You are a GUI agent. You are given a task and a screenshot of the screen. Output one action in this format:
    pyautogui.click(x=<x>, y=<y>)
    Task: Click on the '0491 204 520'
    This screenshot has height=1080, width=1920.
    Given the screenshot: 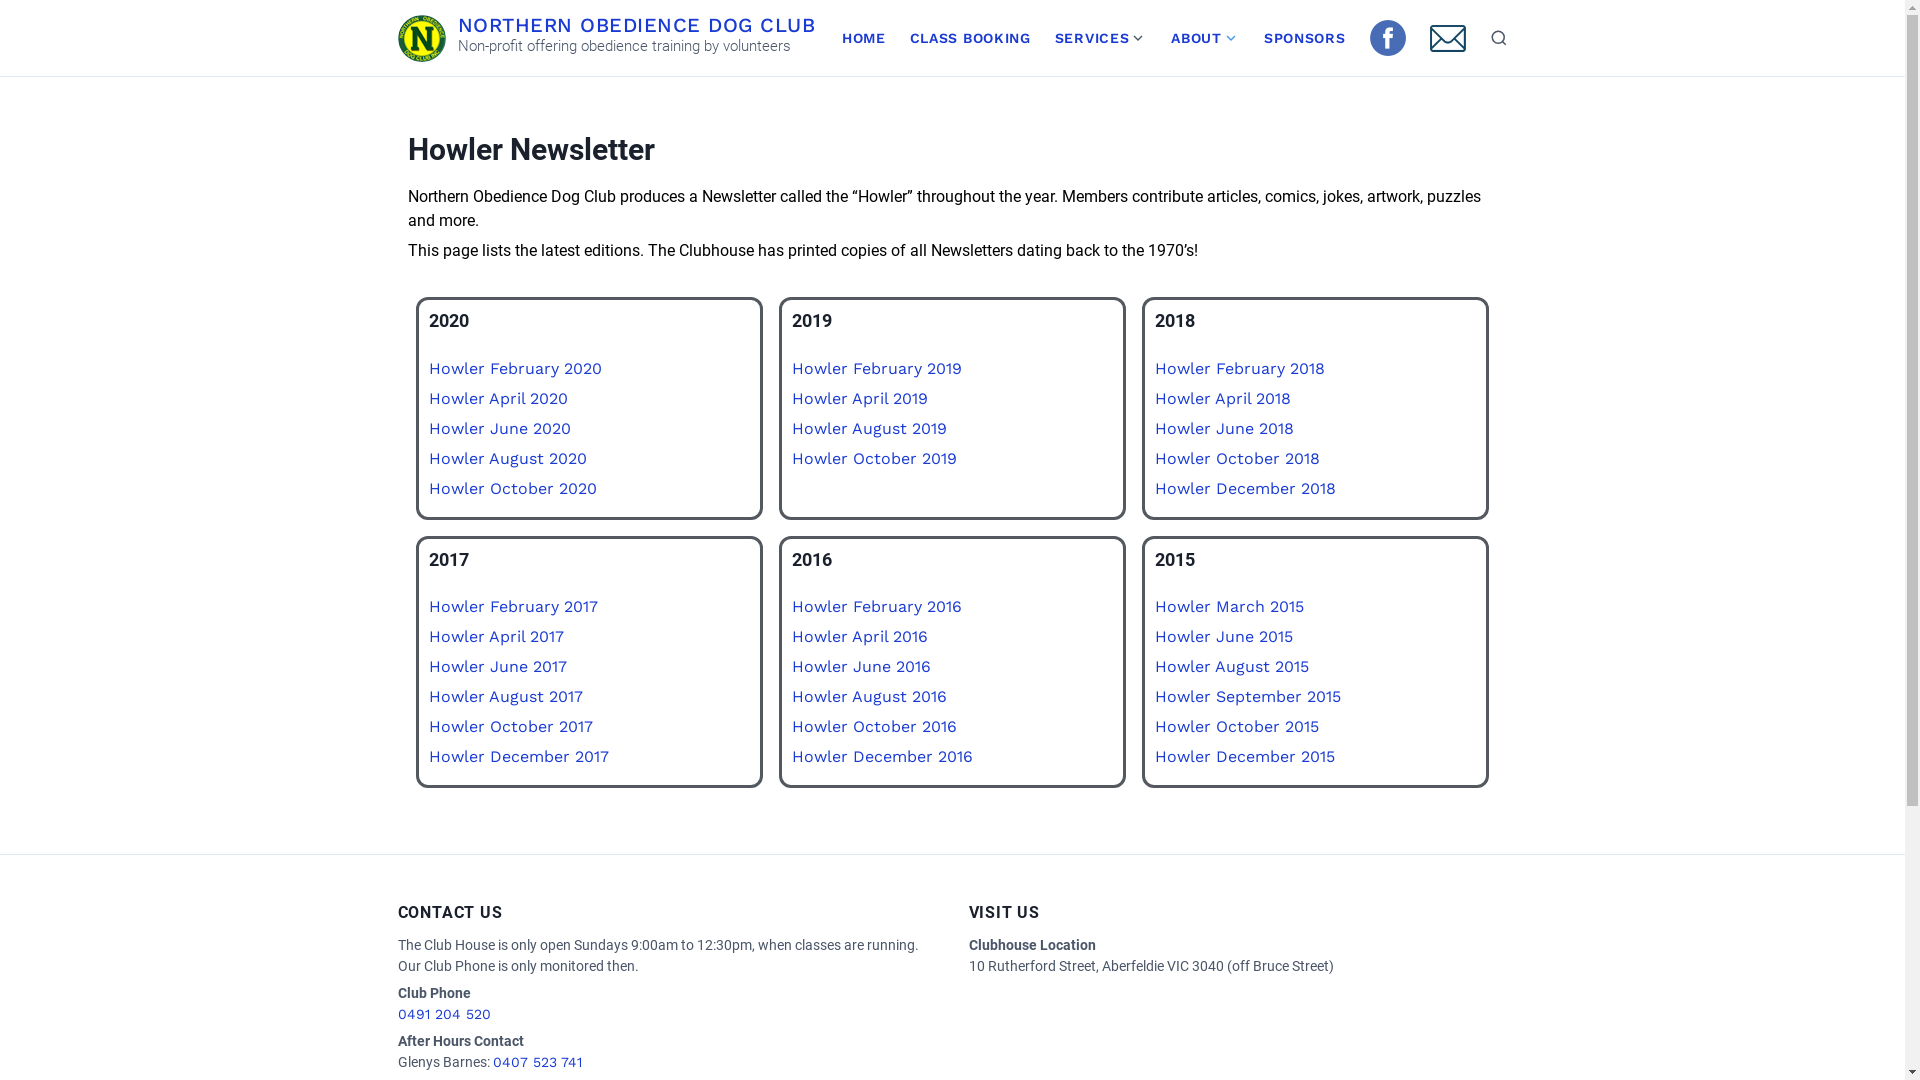 What is the action you would take?
    pyautogui.click(x=443, y=1014)
    